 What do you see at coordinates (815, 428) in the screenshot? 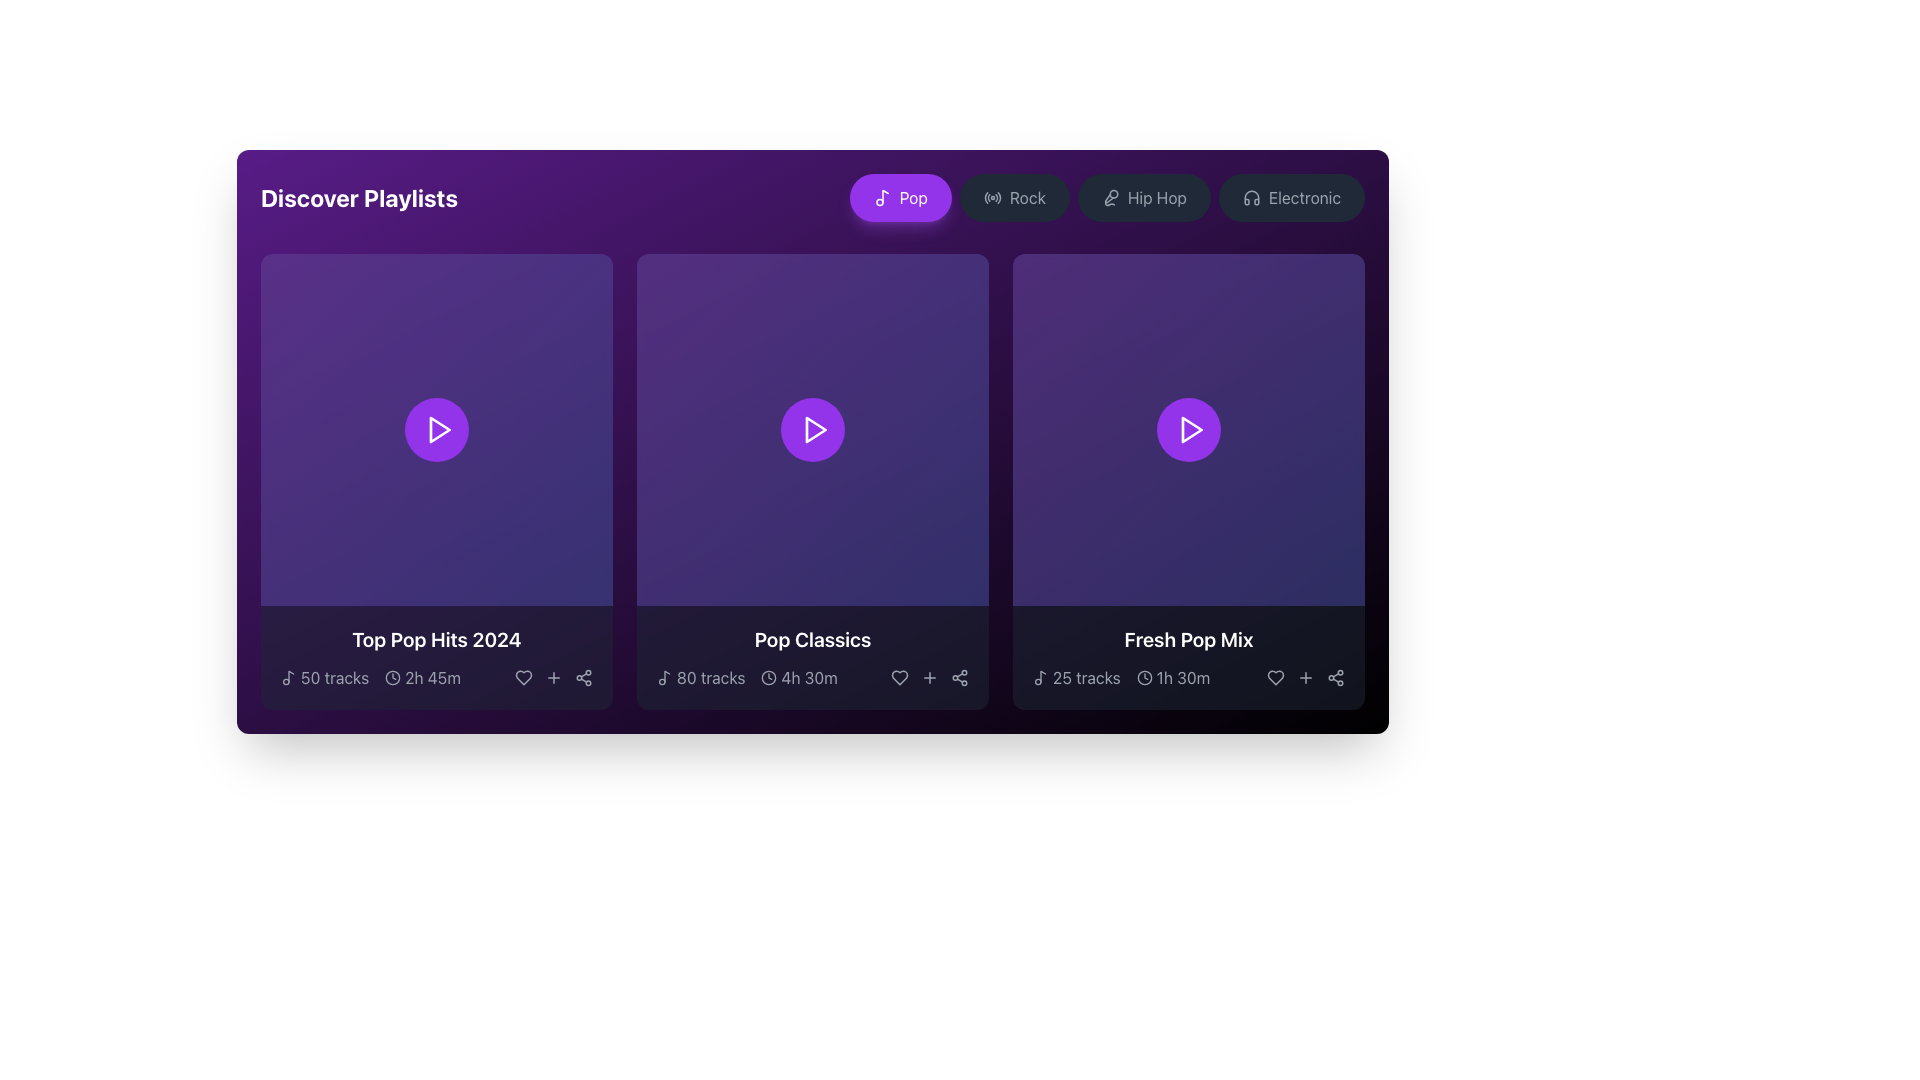
I see `the play icon button with a purple outline on a circular white background, located in the 'Pop Classics' card to play the playlist` at bounding box center [815, 428].